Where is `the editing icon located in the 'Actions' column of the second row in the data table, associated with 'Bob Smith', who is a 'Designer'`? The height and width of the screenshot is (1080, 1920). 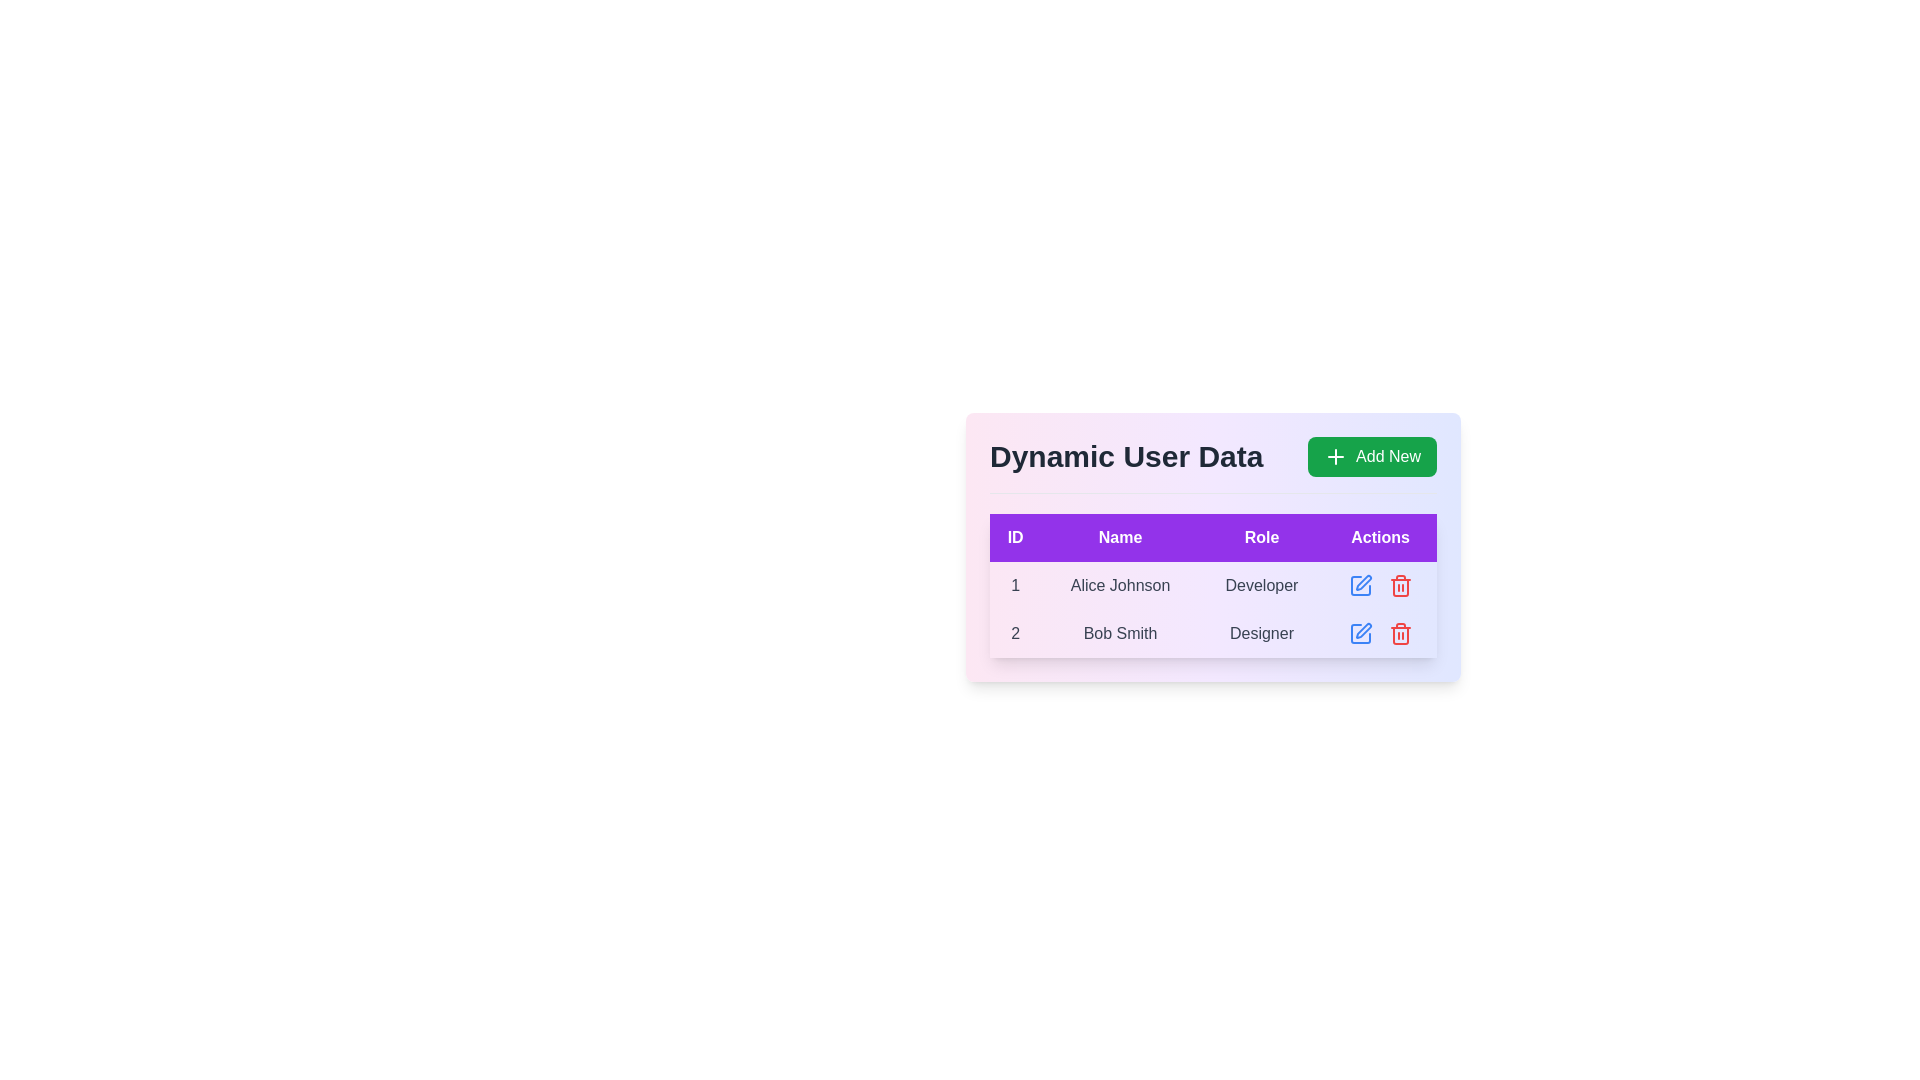
the editing icon located in the 'Actions' column of the second row in the data table, associated with 'Bob Smith', who is a 'Designer' is located at coordinates (1360, 585).